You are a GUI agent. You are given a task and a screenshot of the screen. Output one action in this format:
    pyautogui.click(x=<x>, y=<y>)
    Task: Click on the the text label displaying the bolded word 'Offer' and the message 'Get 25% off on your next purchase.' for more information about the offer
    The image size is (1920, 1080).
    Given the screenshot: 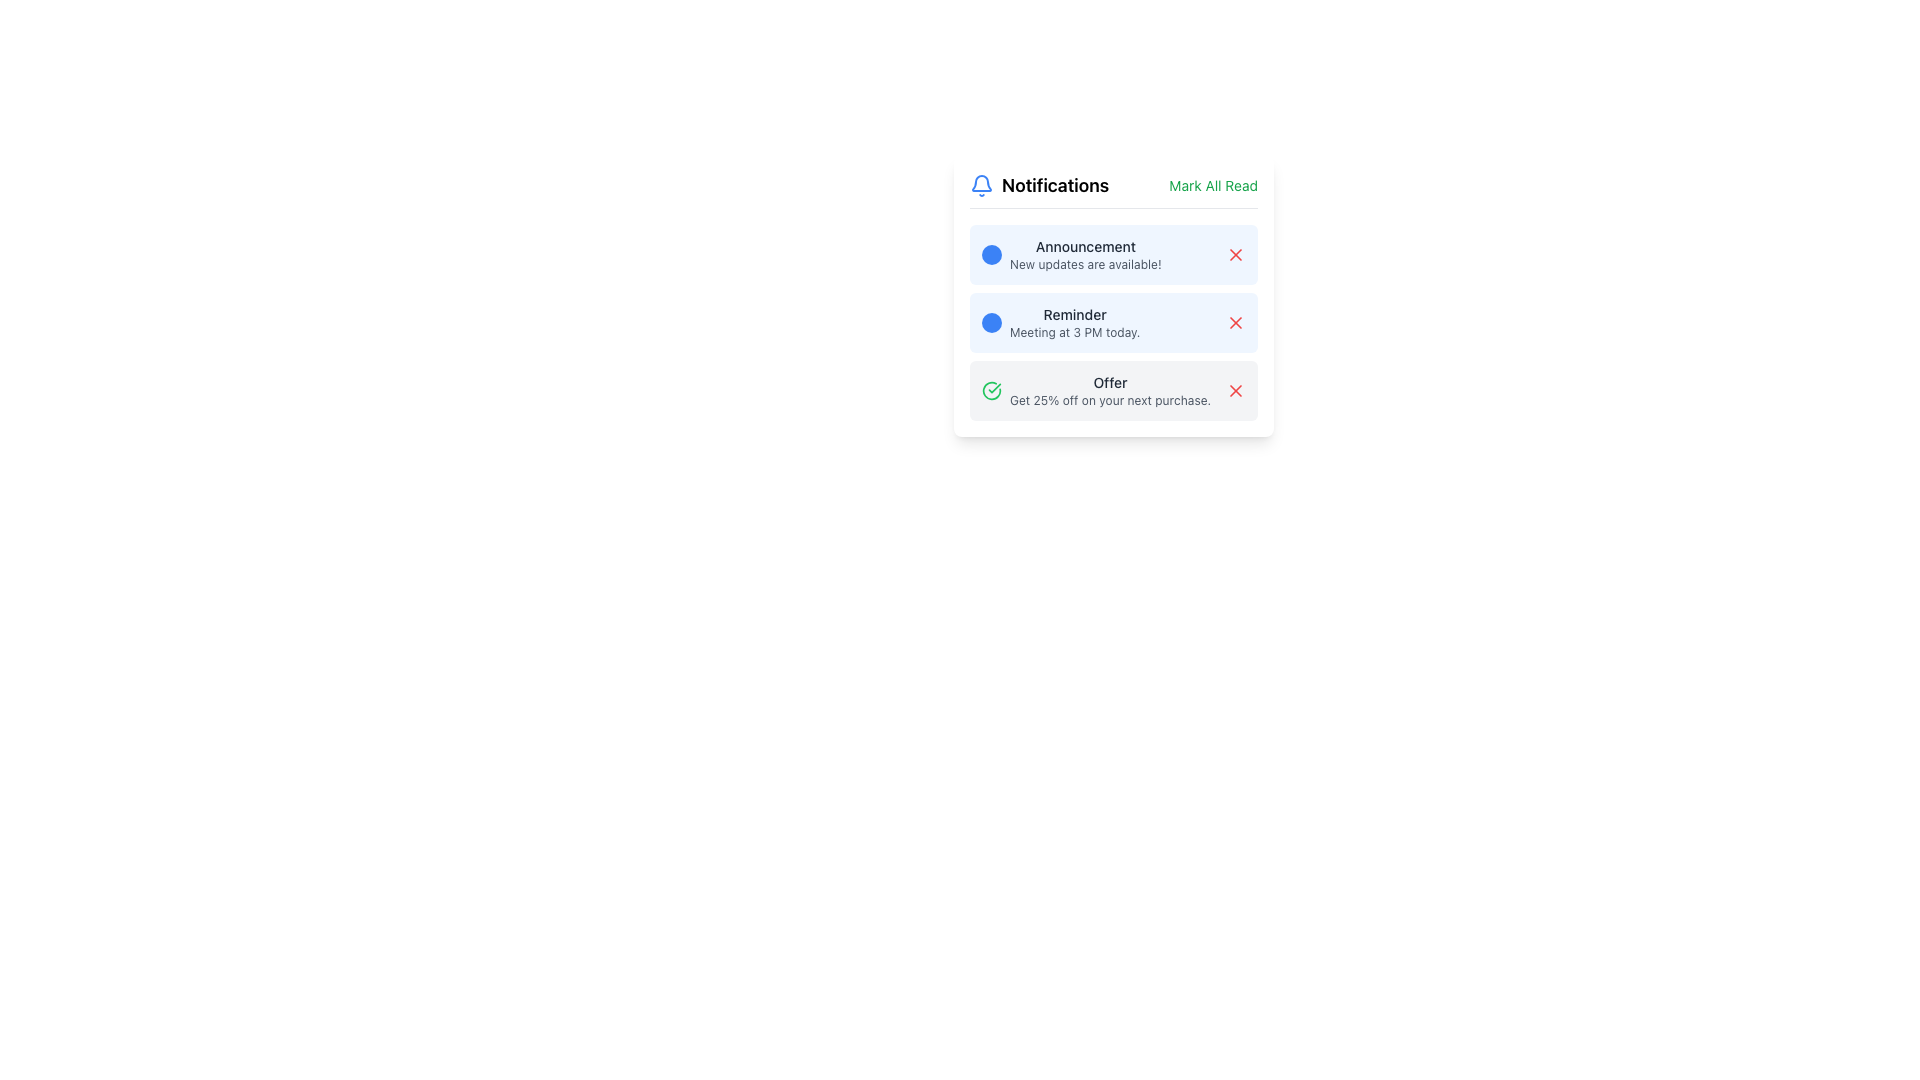 What is the action you would take?
    pyautogui.click(x=1109, y=390)
    